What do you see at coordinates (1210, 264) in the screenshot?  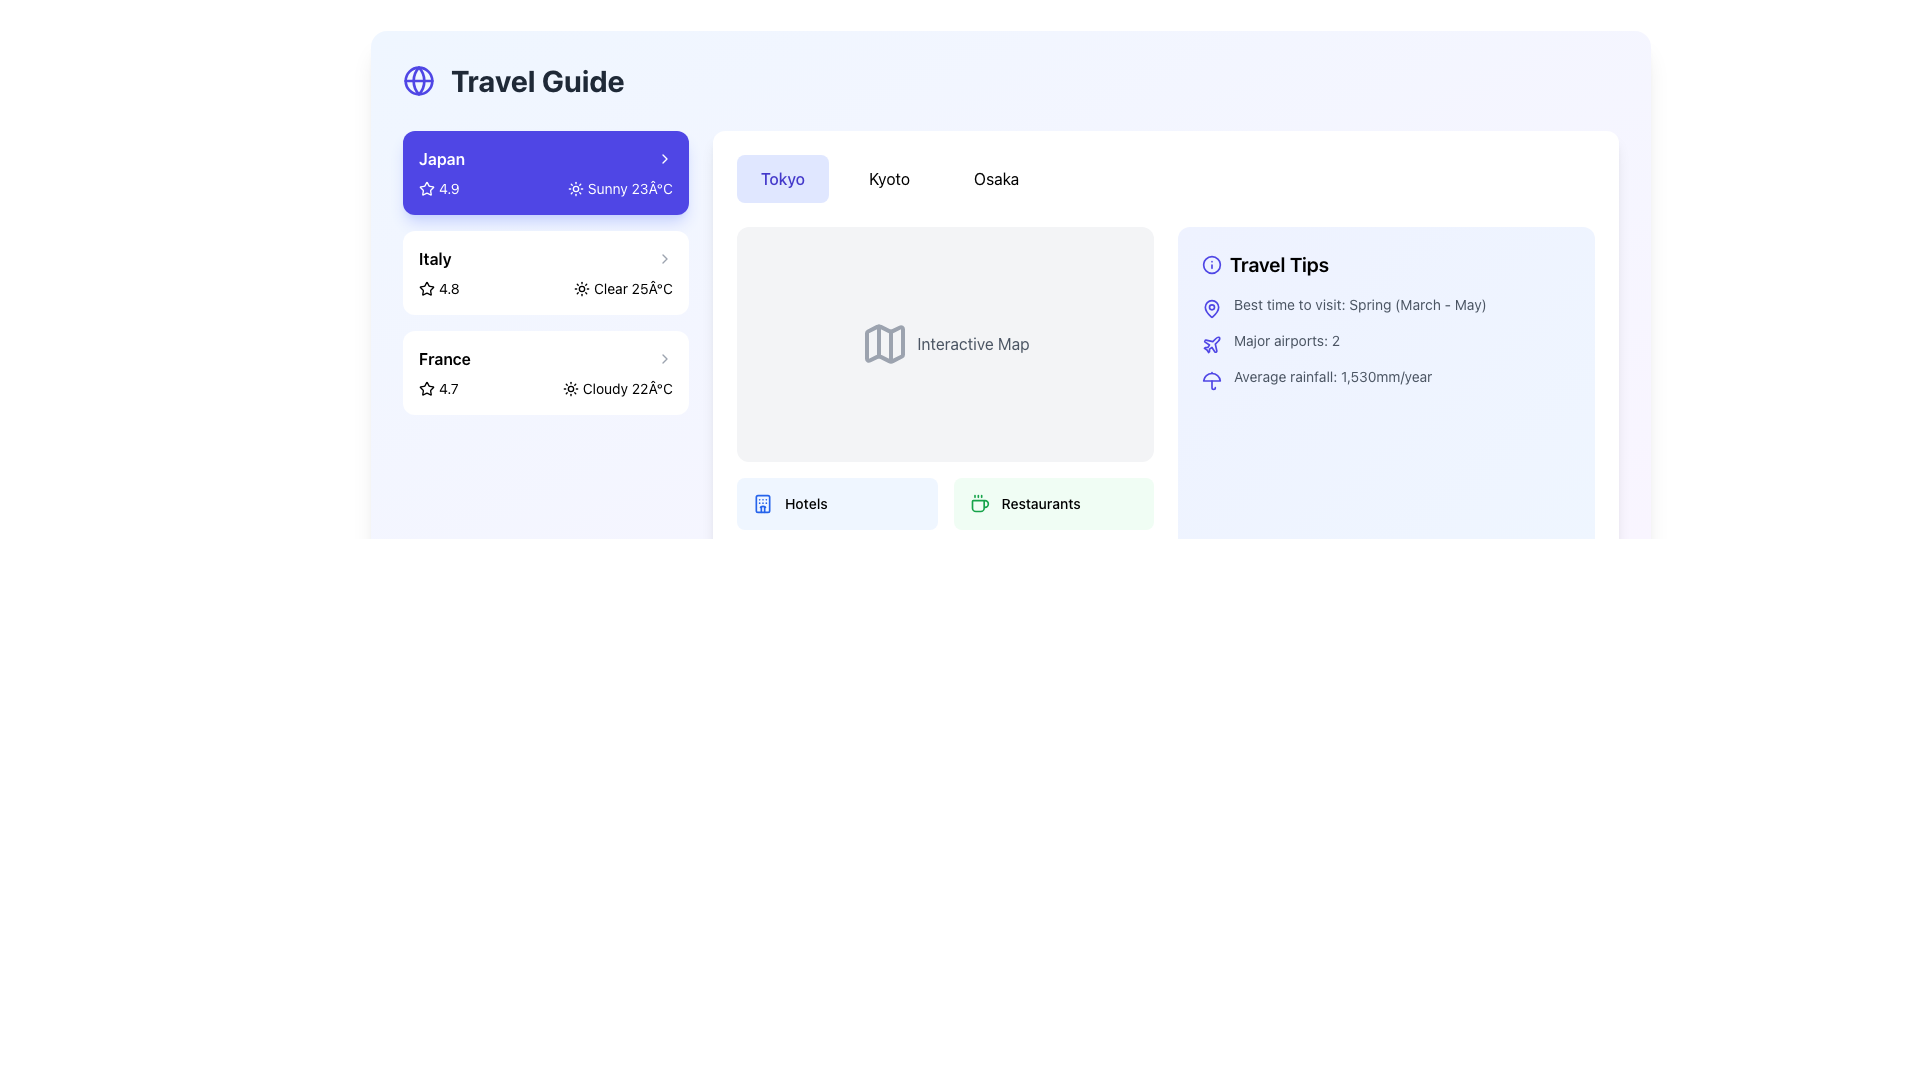 I see `the circular icon with a visible border and a central dot, located in the Travel Tips section before the 'Travel Tips' heading` at bounding box center [1210, 264].